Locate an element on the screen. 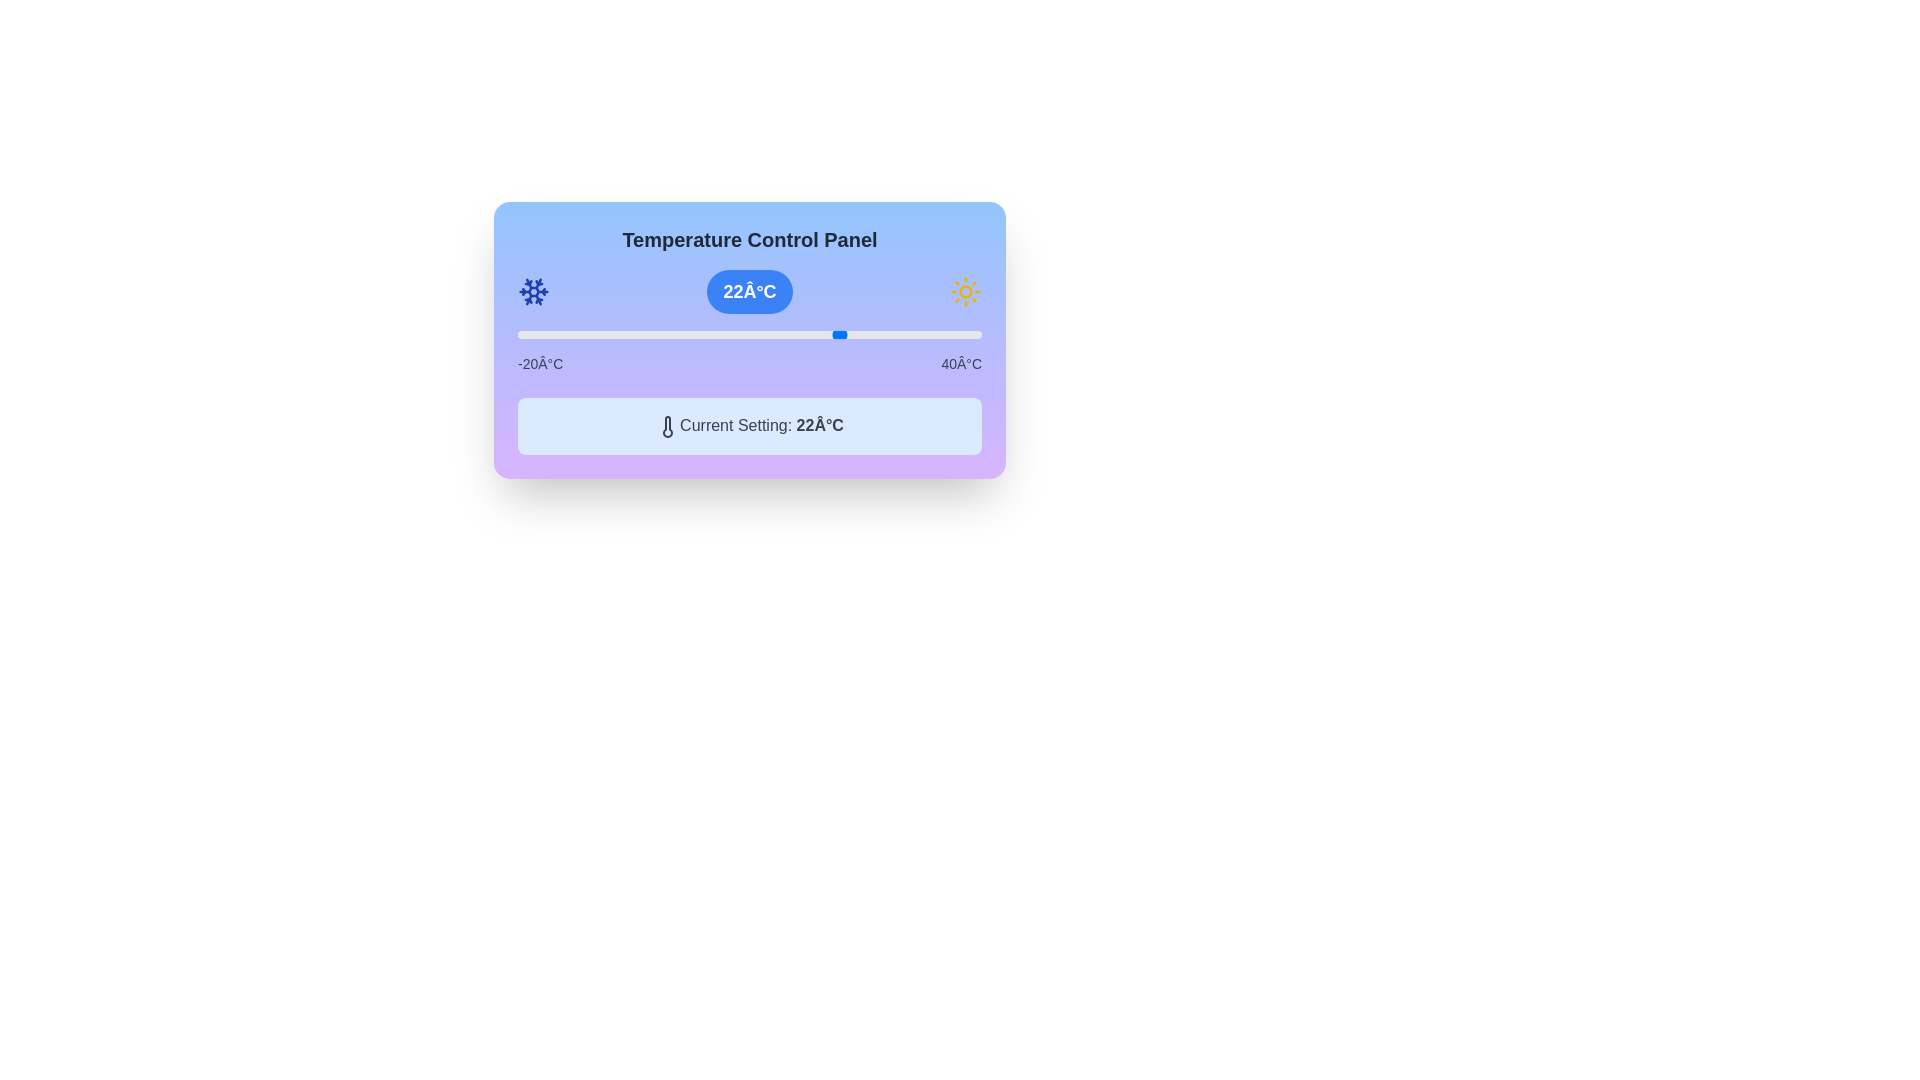 This screenshot has height=1080, width=1920. the slider to set the temperature to 19°C is located at coordinates (819, 334).